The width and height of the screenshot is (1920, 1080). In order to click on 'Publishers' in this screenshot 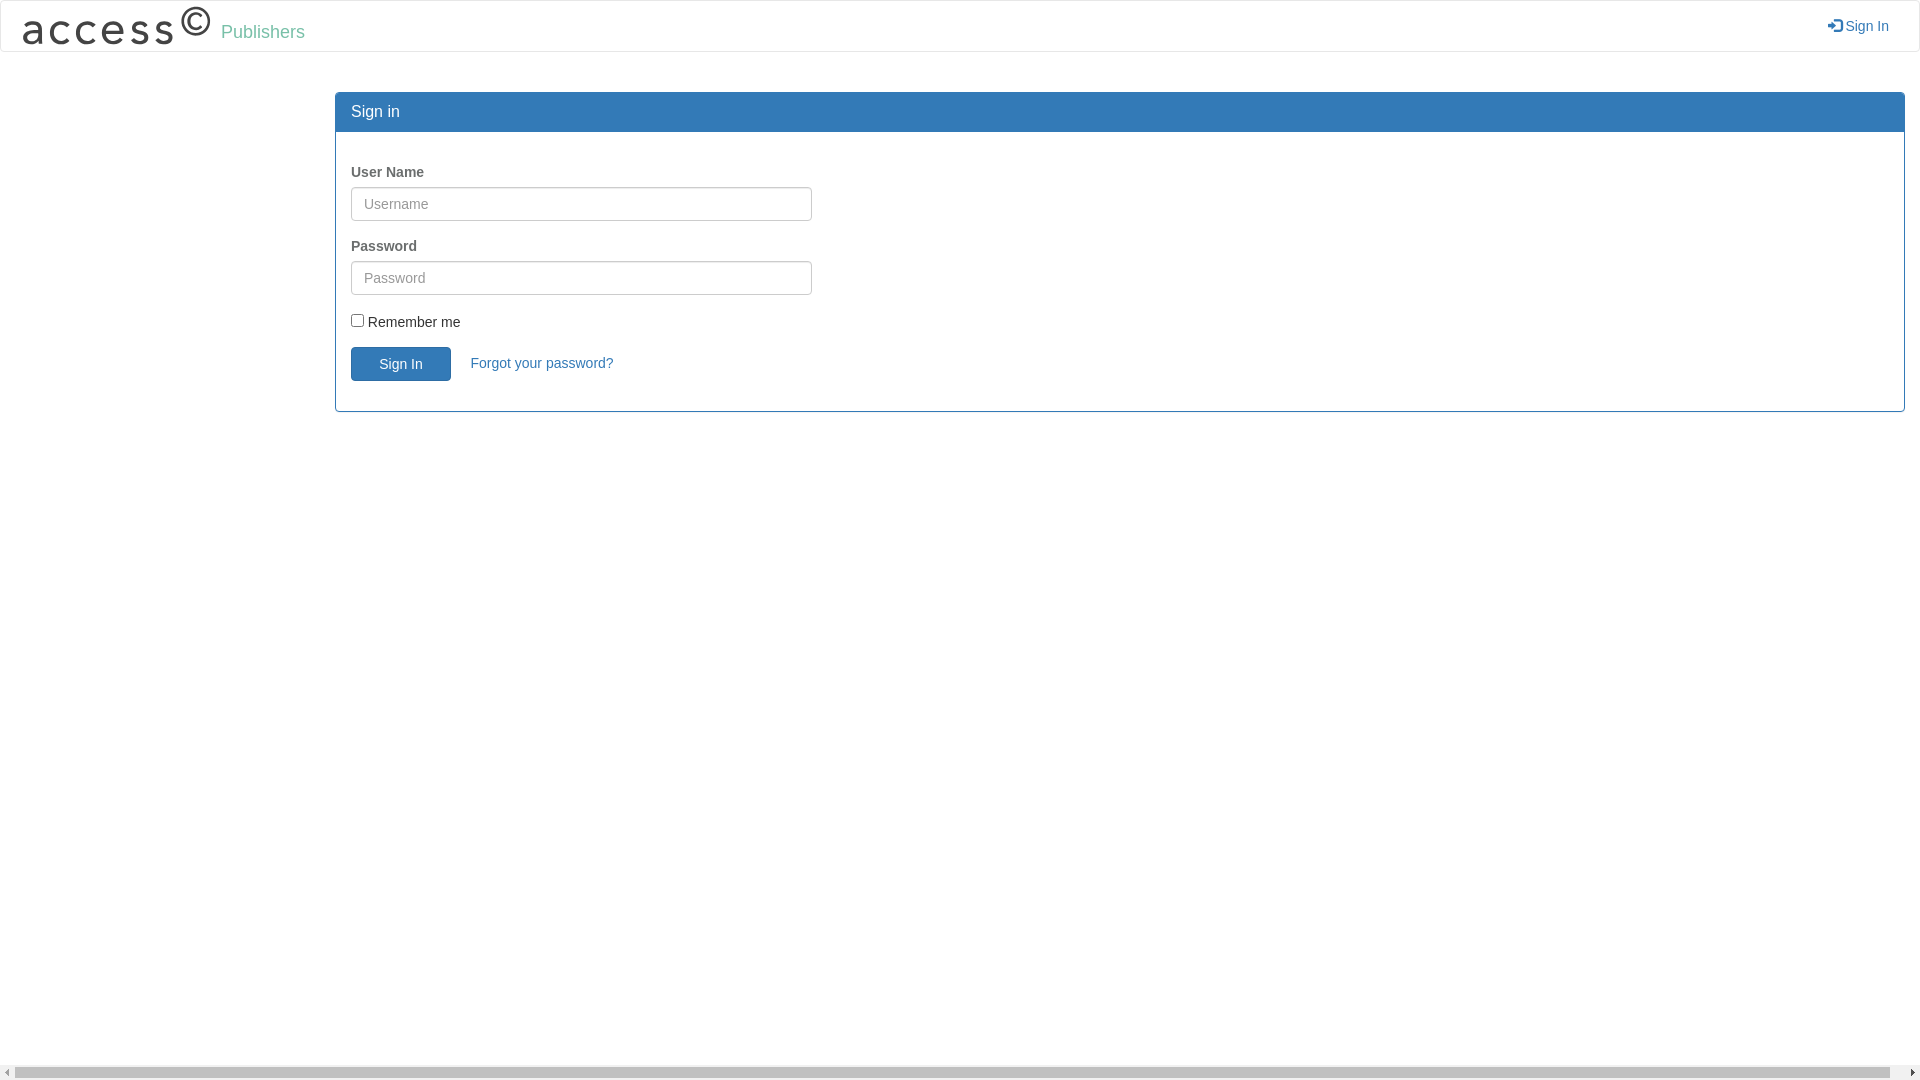, I will do `click(0, 26)`.